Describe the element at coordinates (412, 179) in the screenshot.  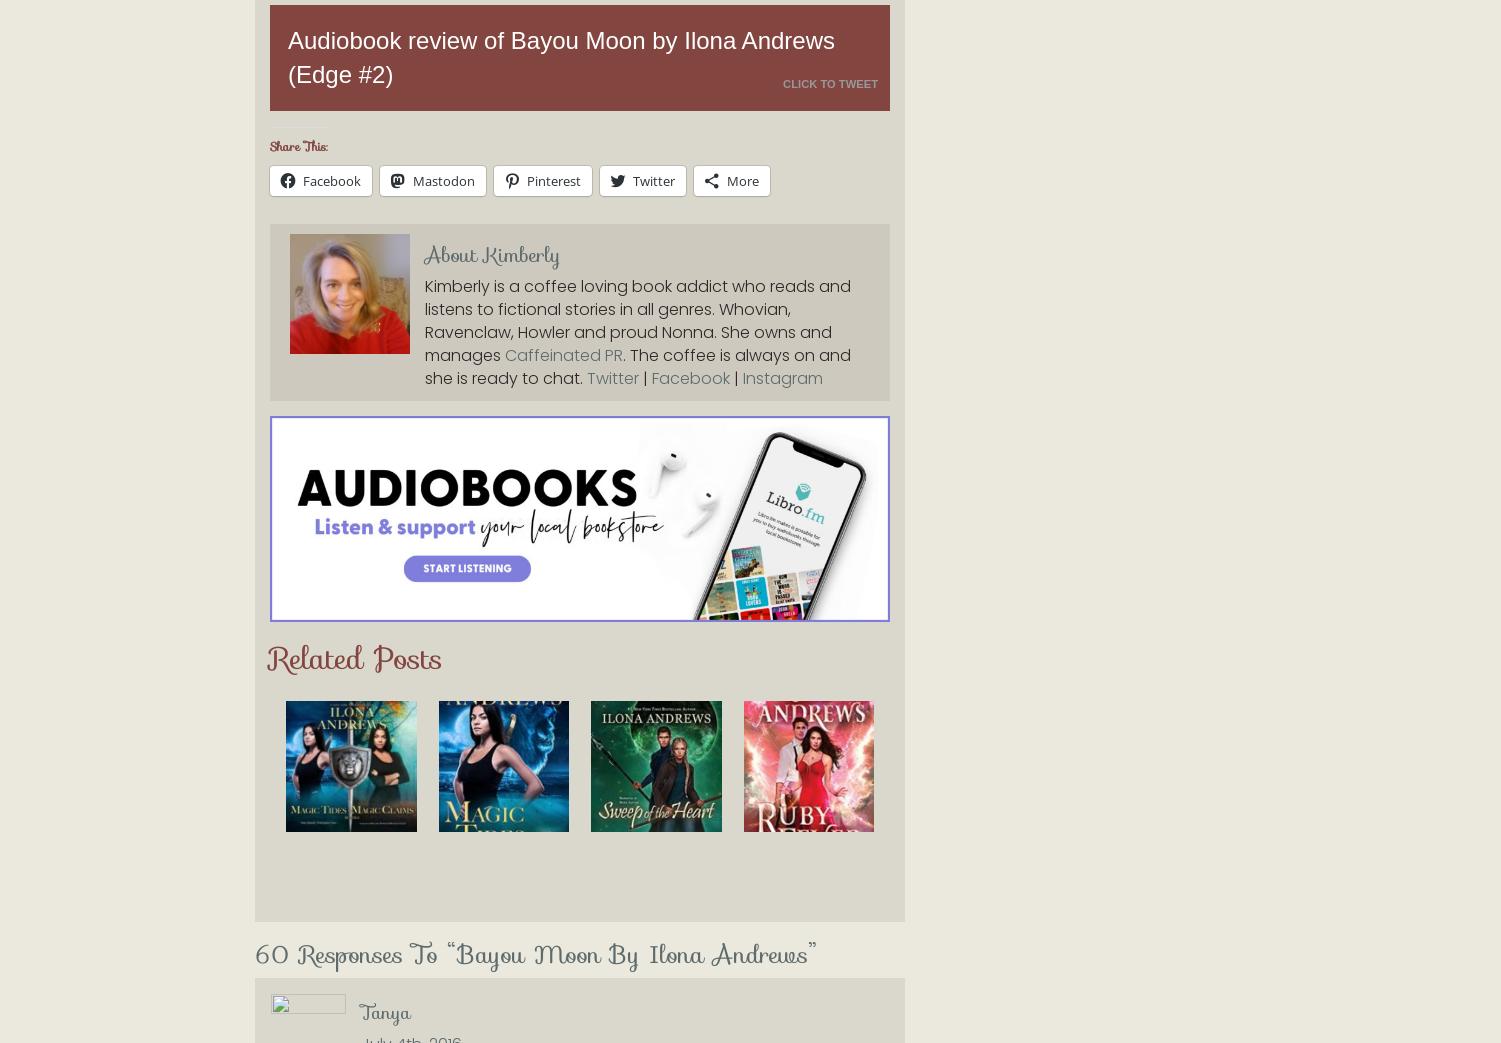
I see `'Mastodon'` at that location.